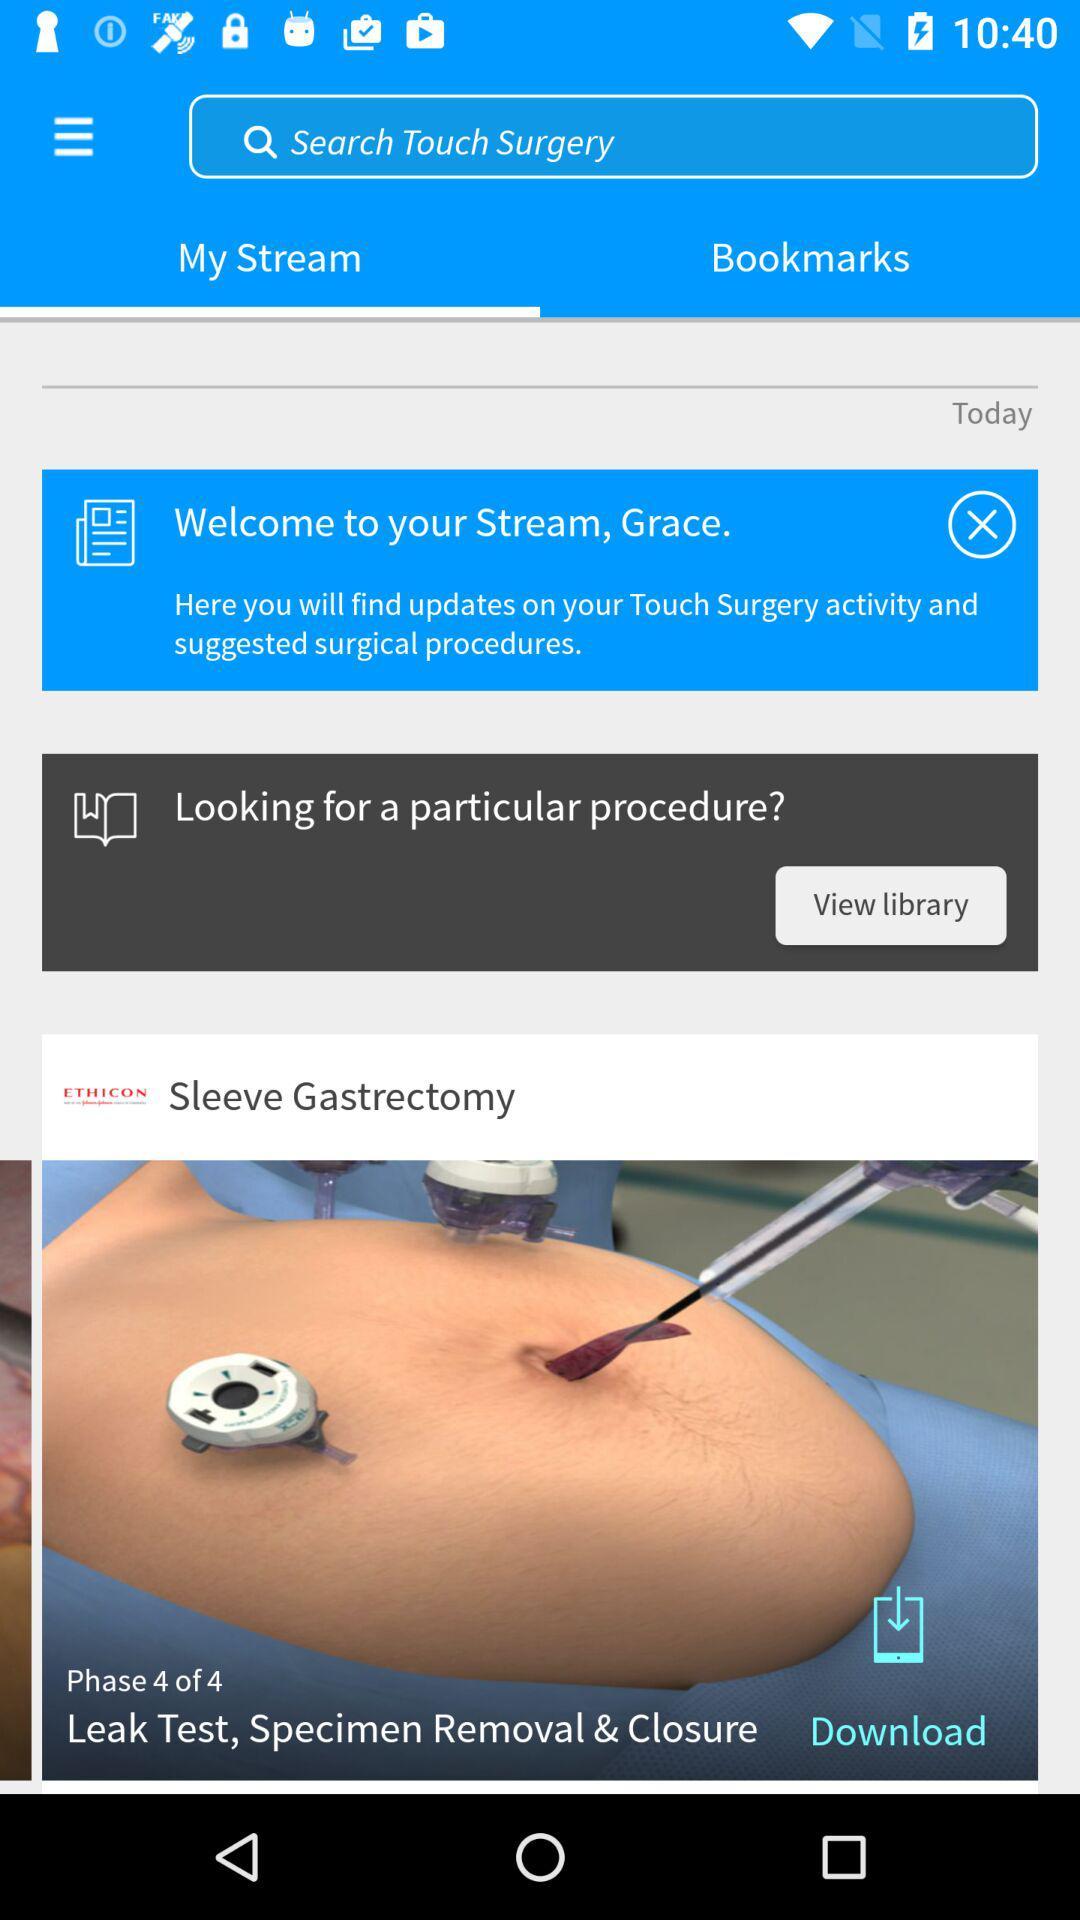 The image size is (1080, 1920). What do you see at coordinates (612, 133) in the screenshot?
I see `the item above the my stream icon` at bounding box center [612, 133].